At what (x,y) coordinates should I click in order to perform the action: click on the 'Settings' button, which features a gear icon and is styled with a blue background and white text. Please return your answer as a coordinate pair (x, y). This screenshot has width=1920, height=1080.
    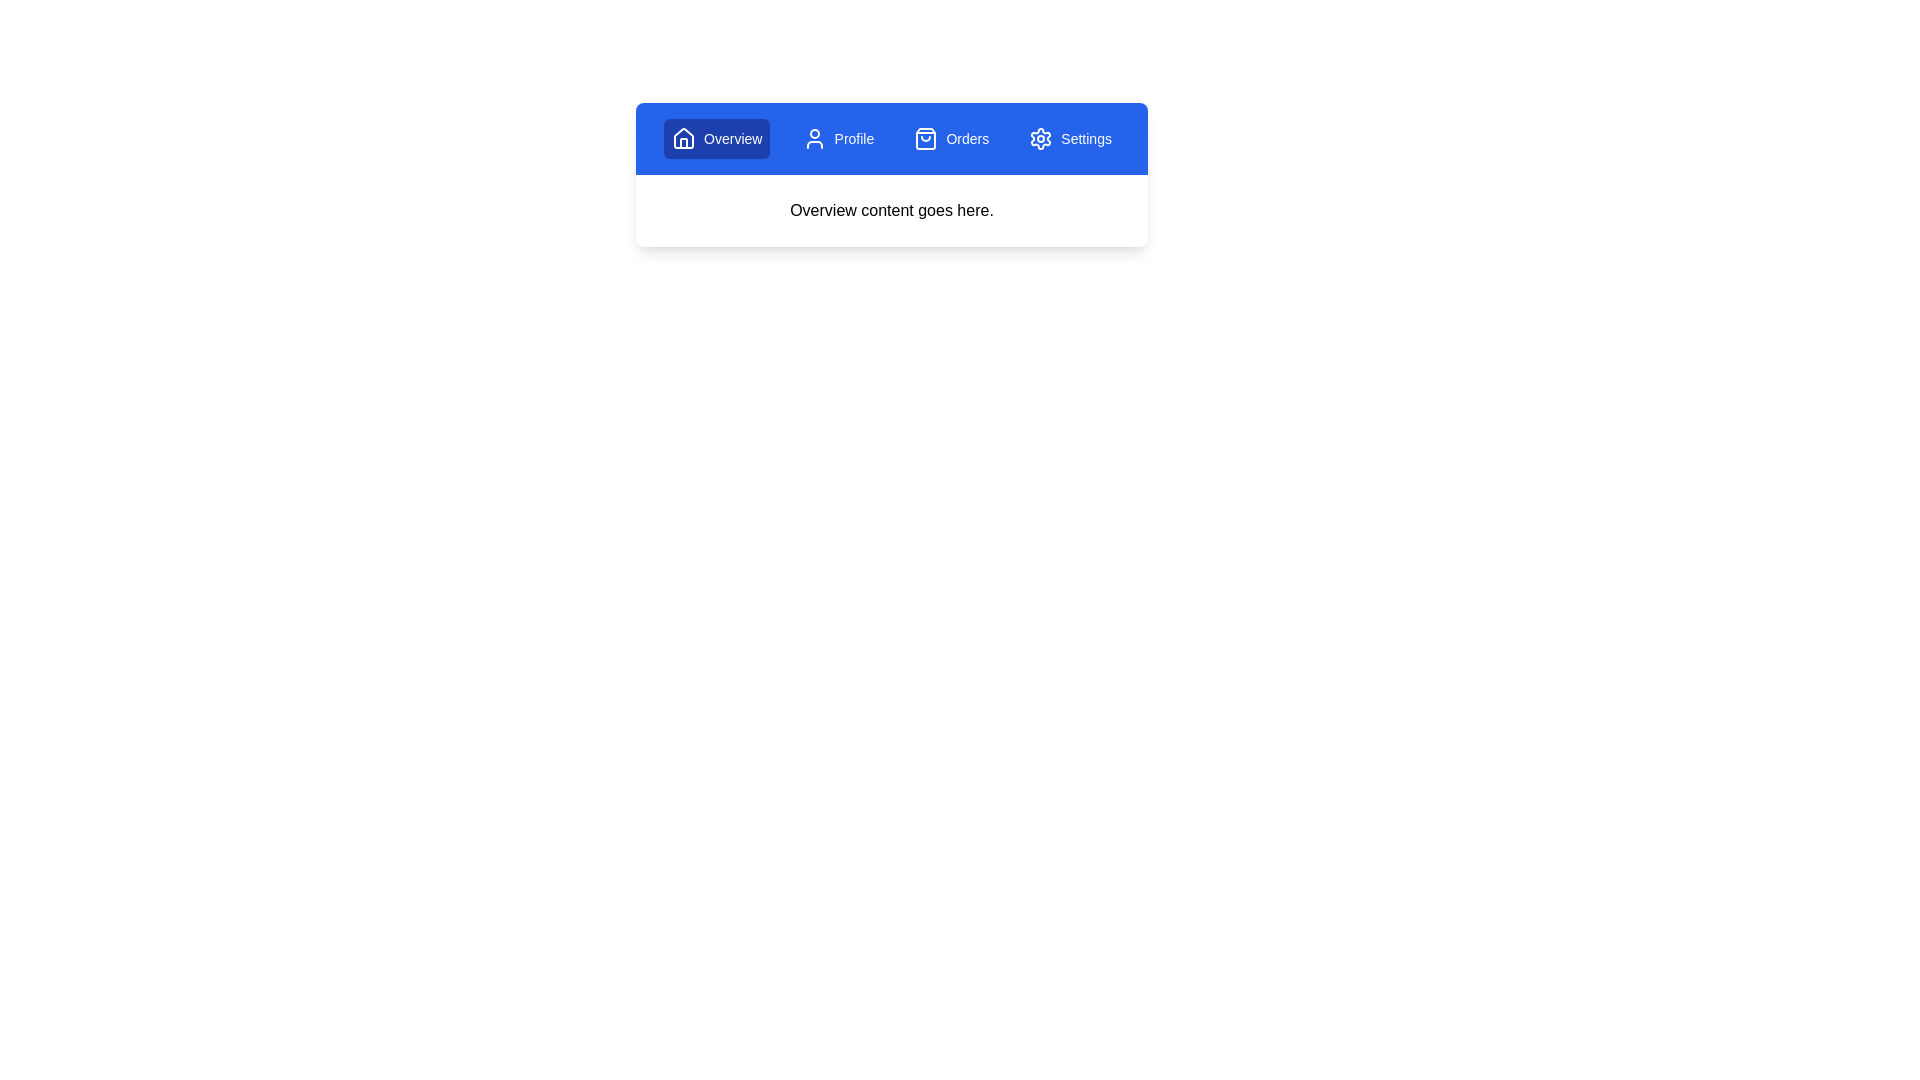
    Looking at the image, I should click on (1069, 137).